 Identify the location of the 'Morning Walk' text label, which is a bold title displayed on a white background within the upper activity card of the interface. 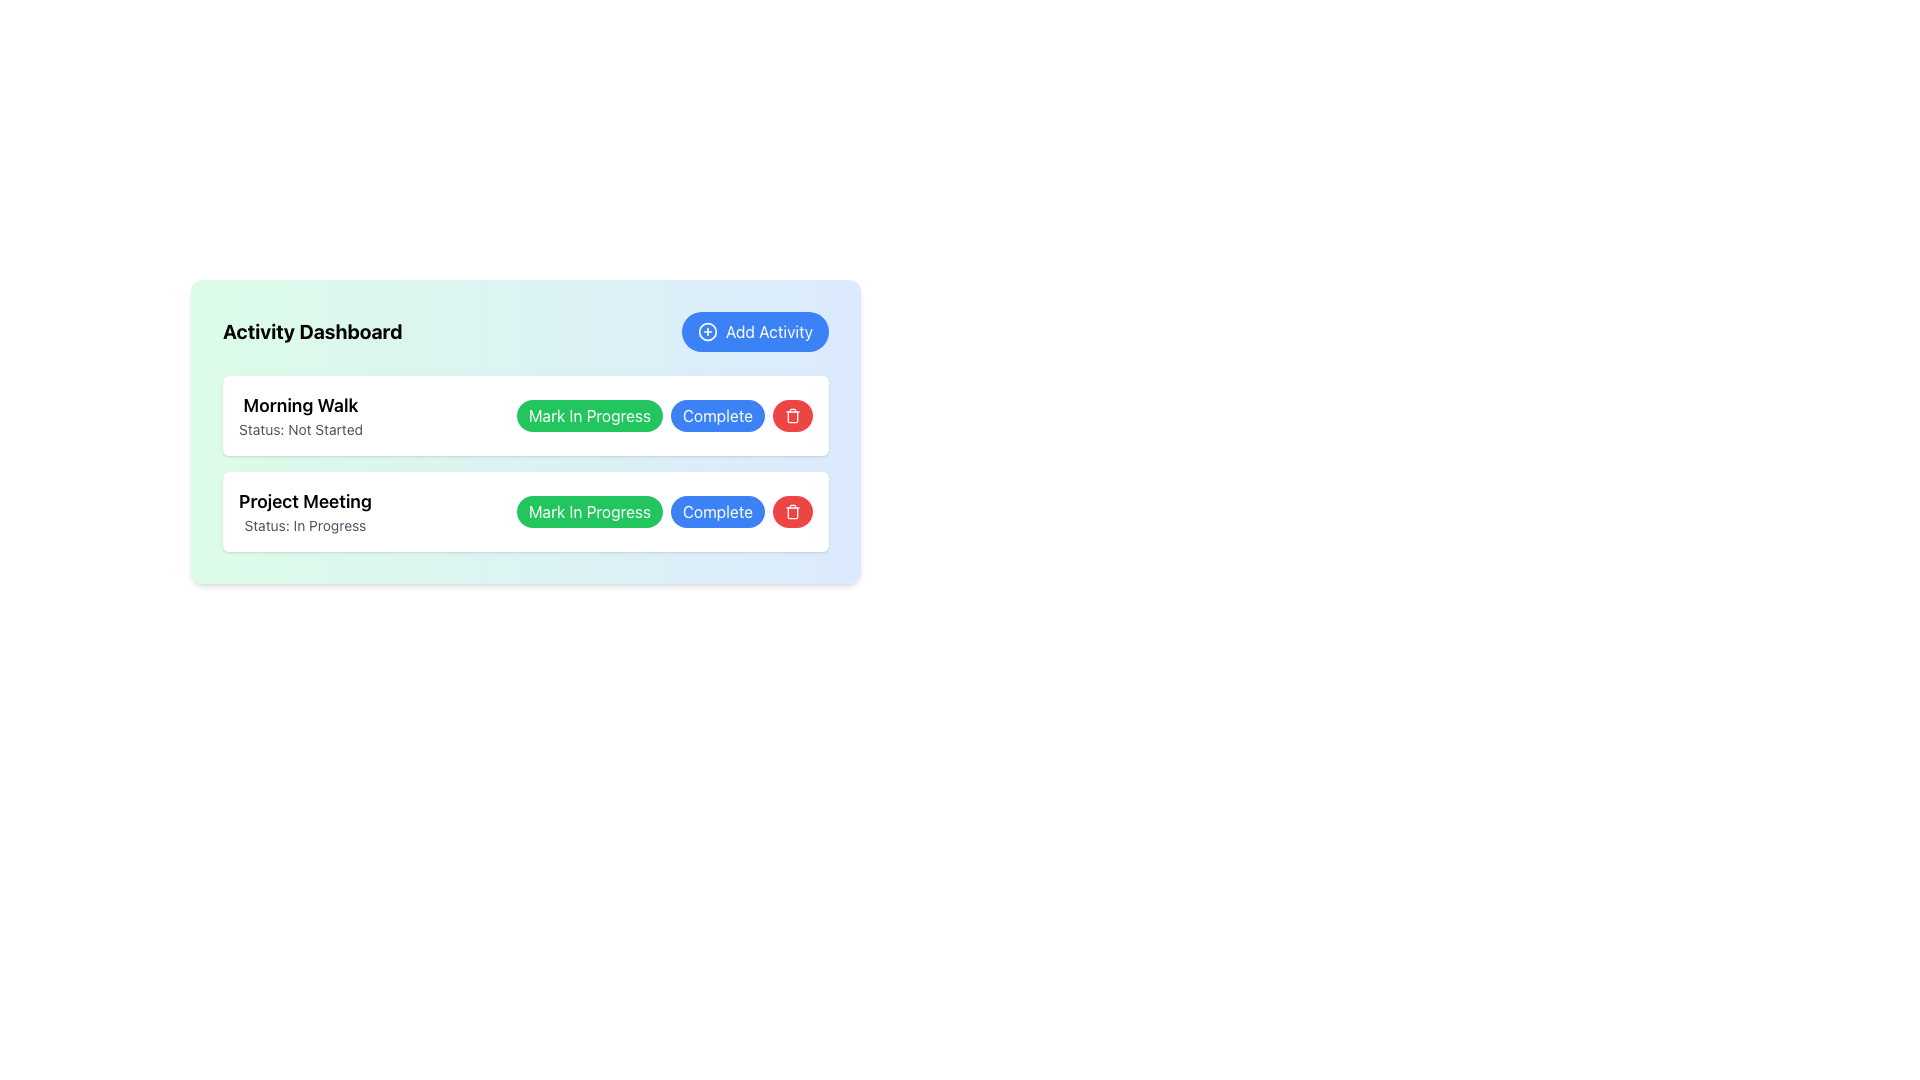
(300, 405).